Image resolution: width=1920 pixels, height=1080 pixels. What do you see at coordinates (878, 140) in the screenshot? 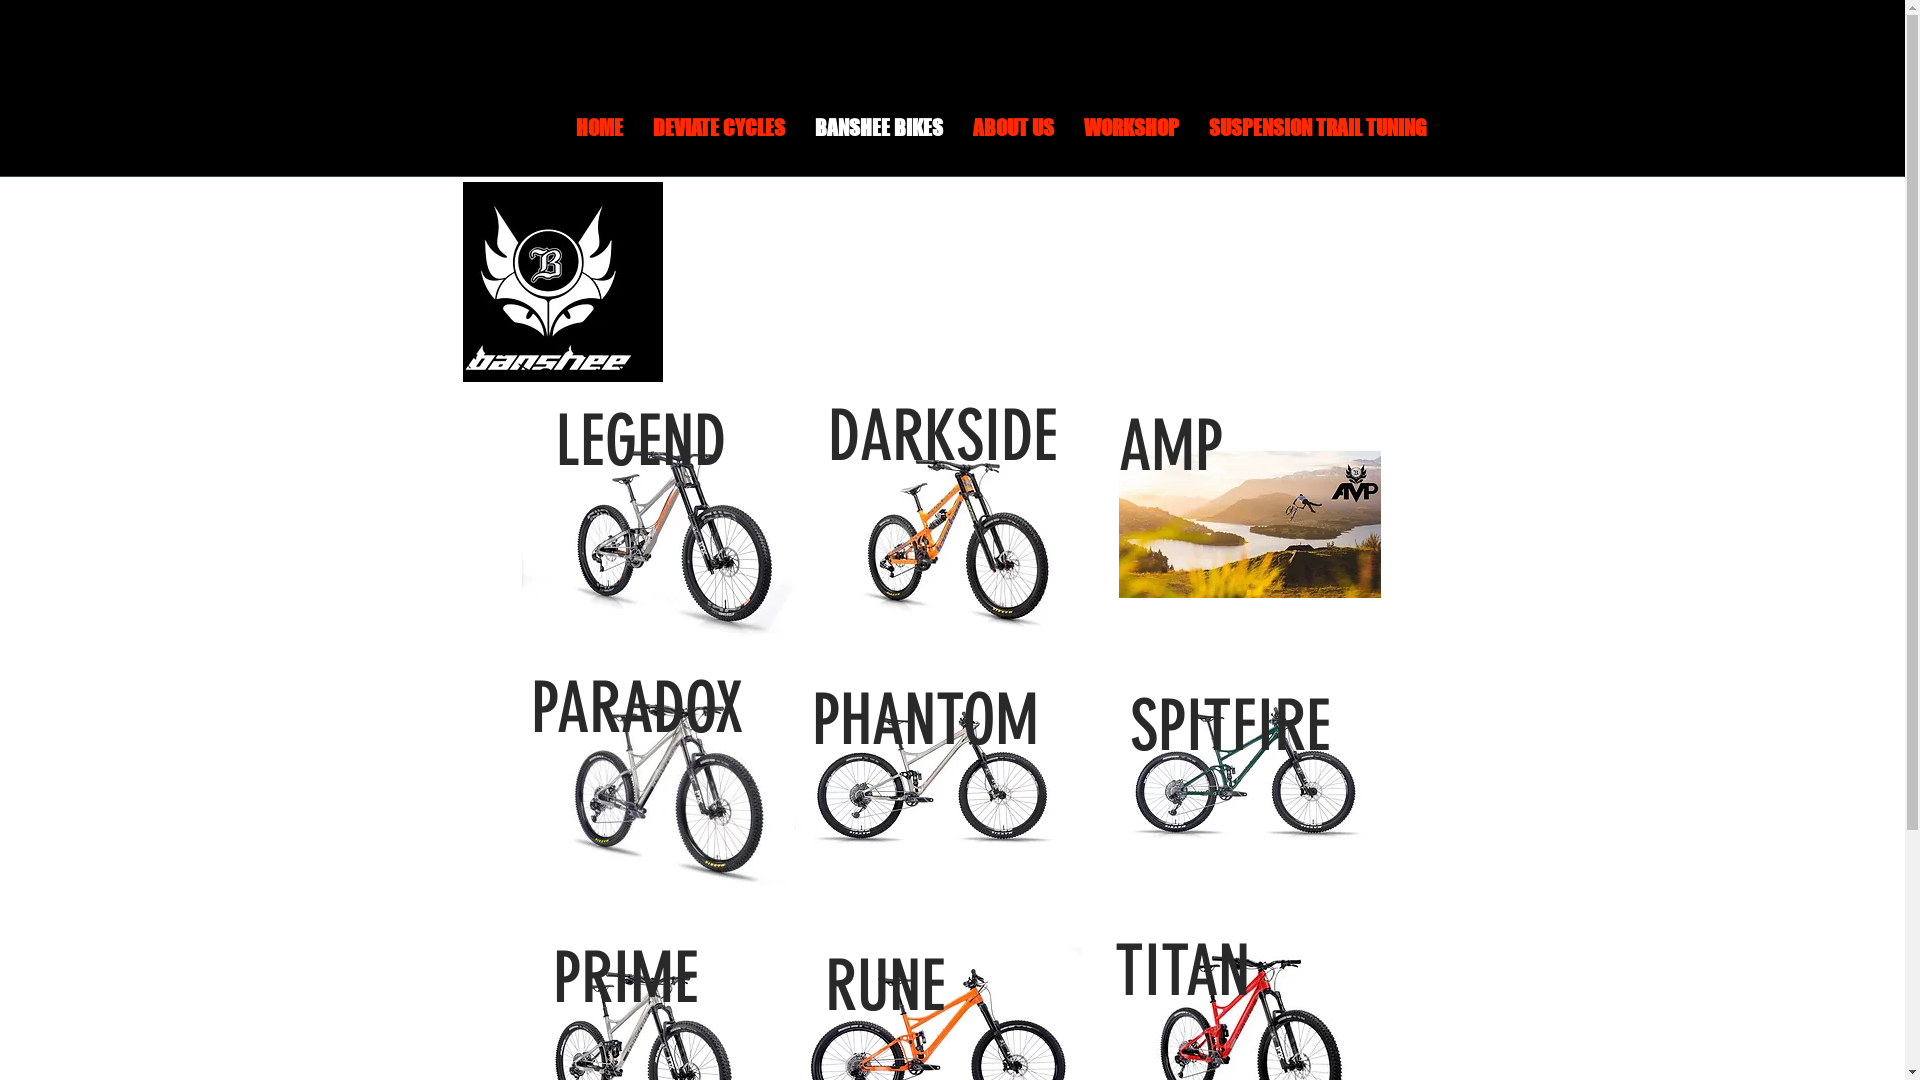
I see `'BANSHEE BIKES'` at bounding box center [878, 140].